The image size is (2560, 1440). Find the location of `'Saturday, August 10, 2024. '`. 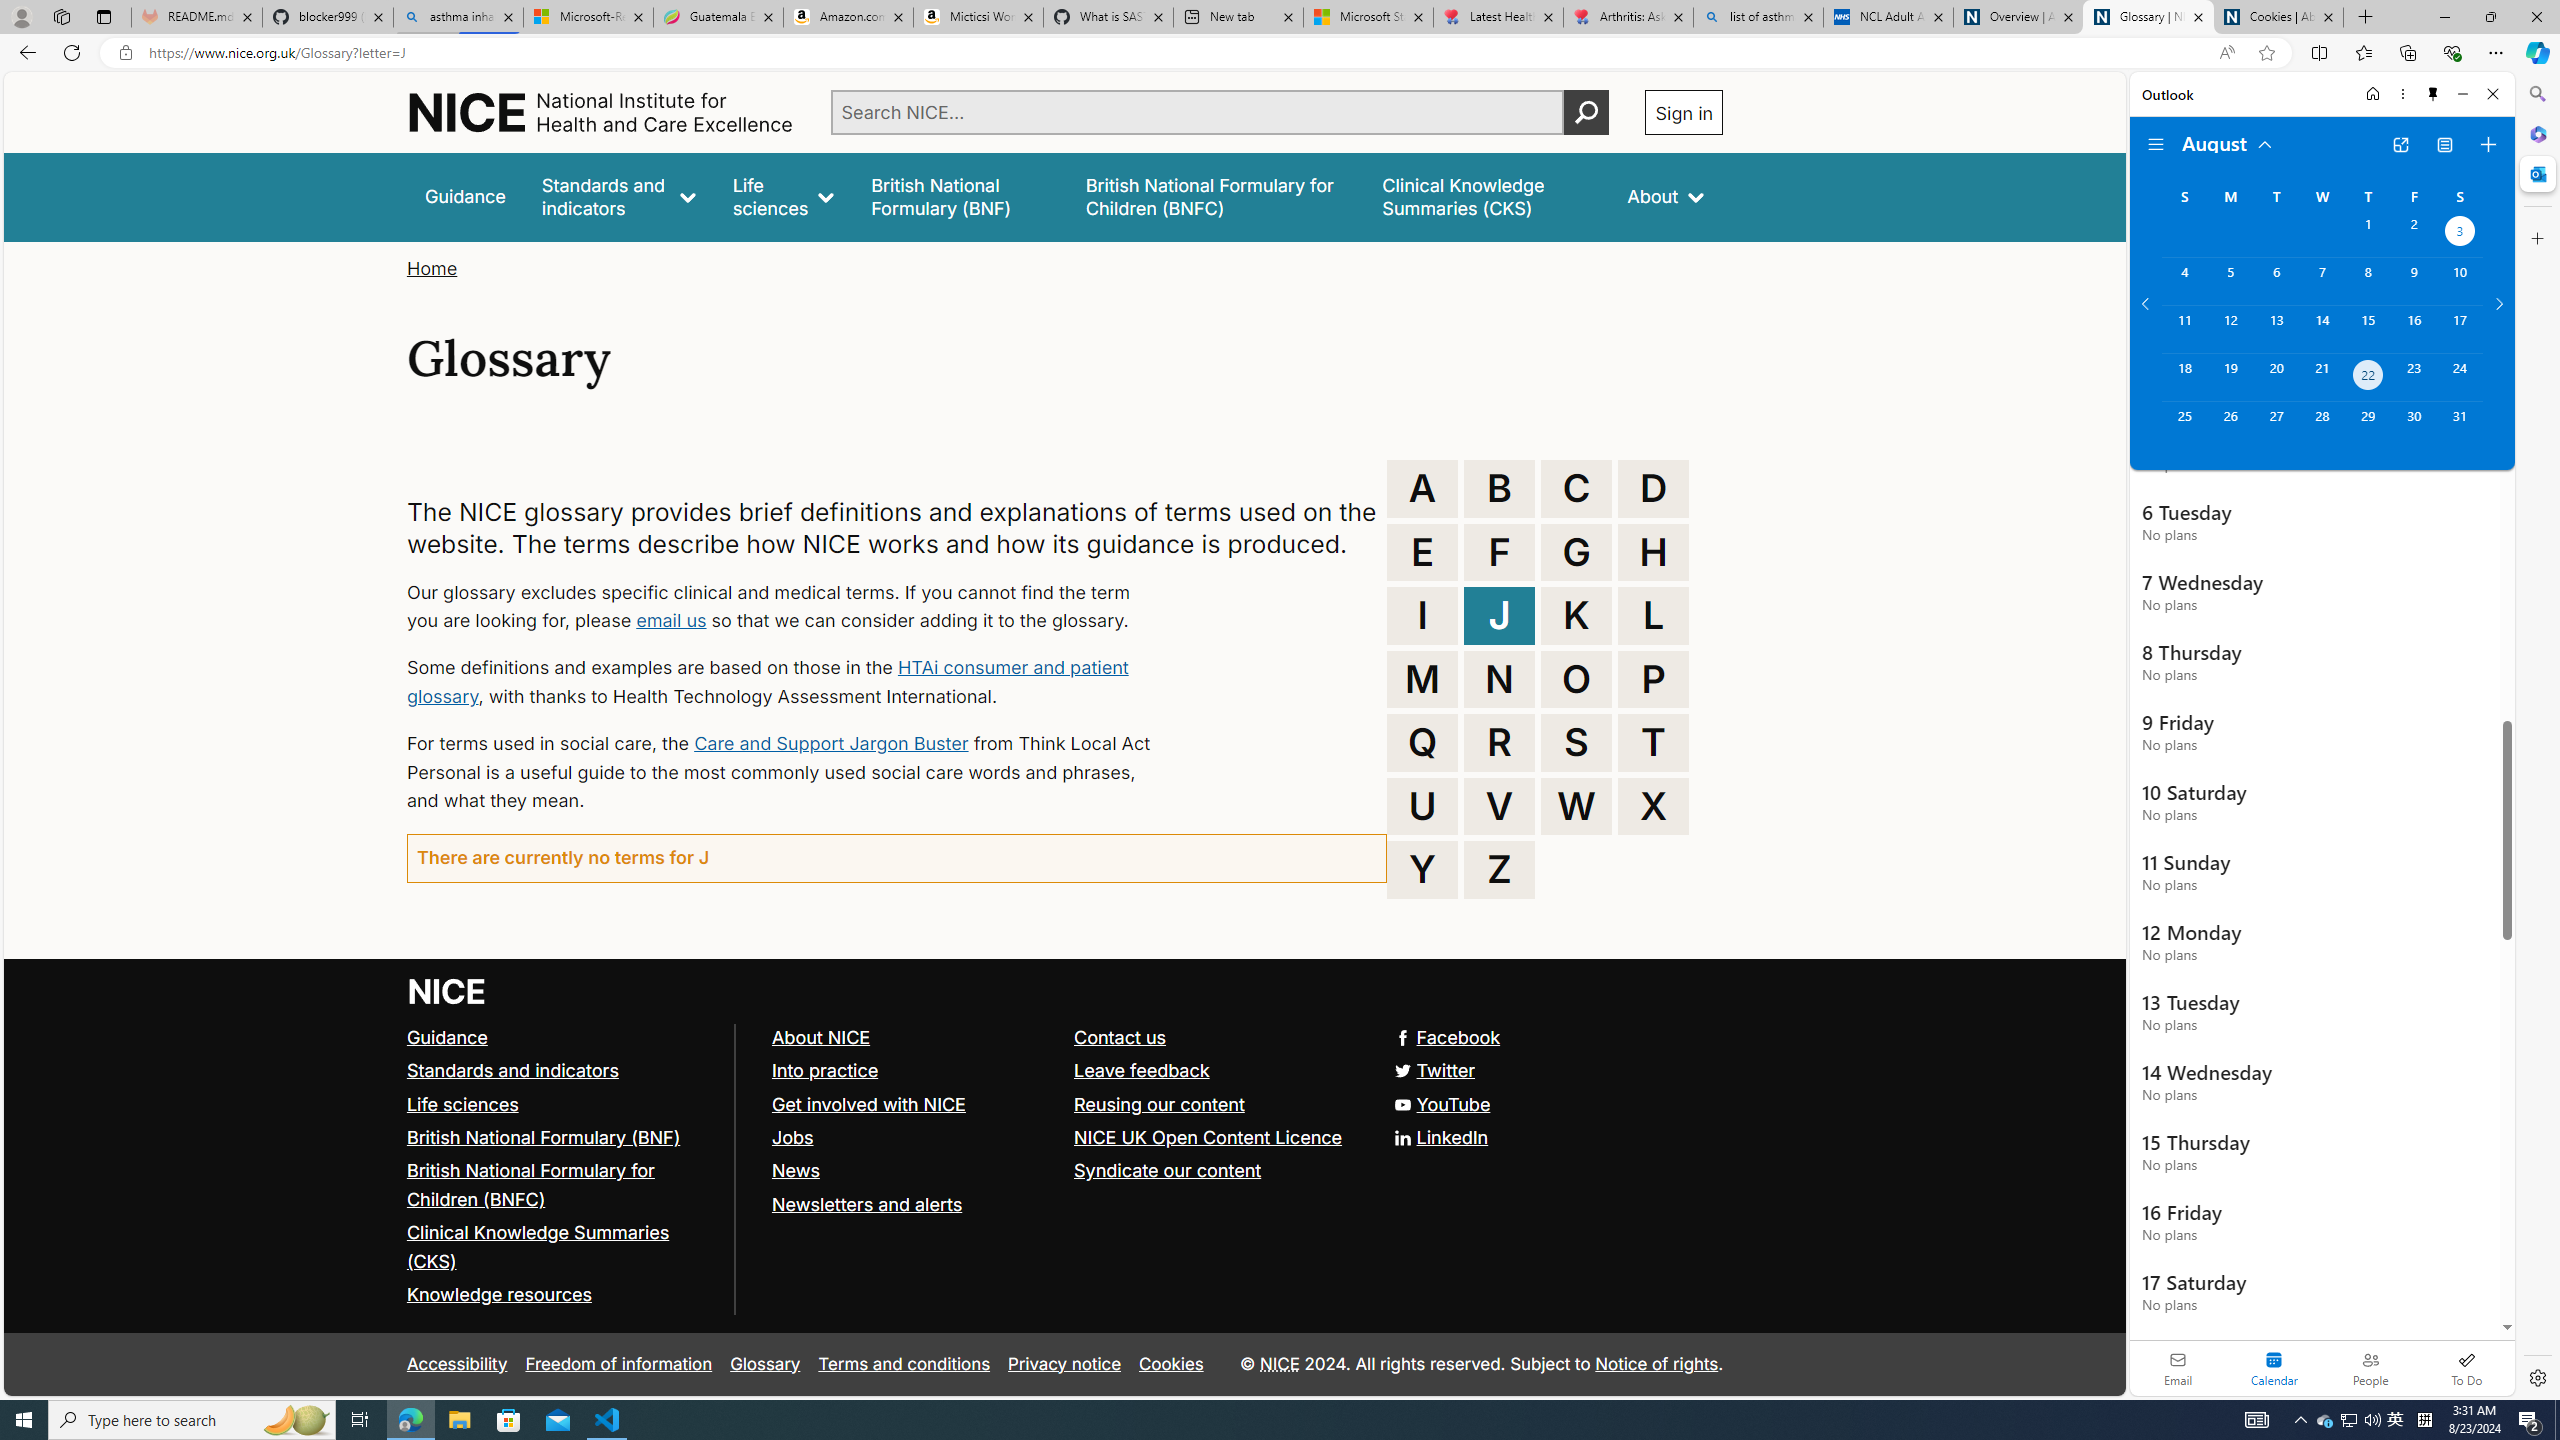

'Saturday, August 10, 2024. ' is located at coordinates (2459, 280).